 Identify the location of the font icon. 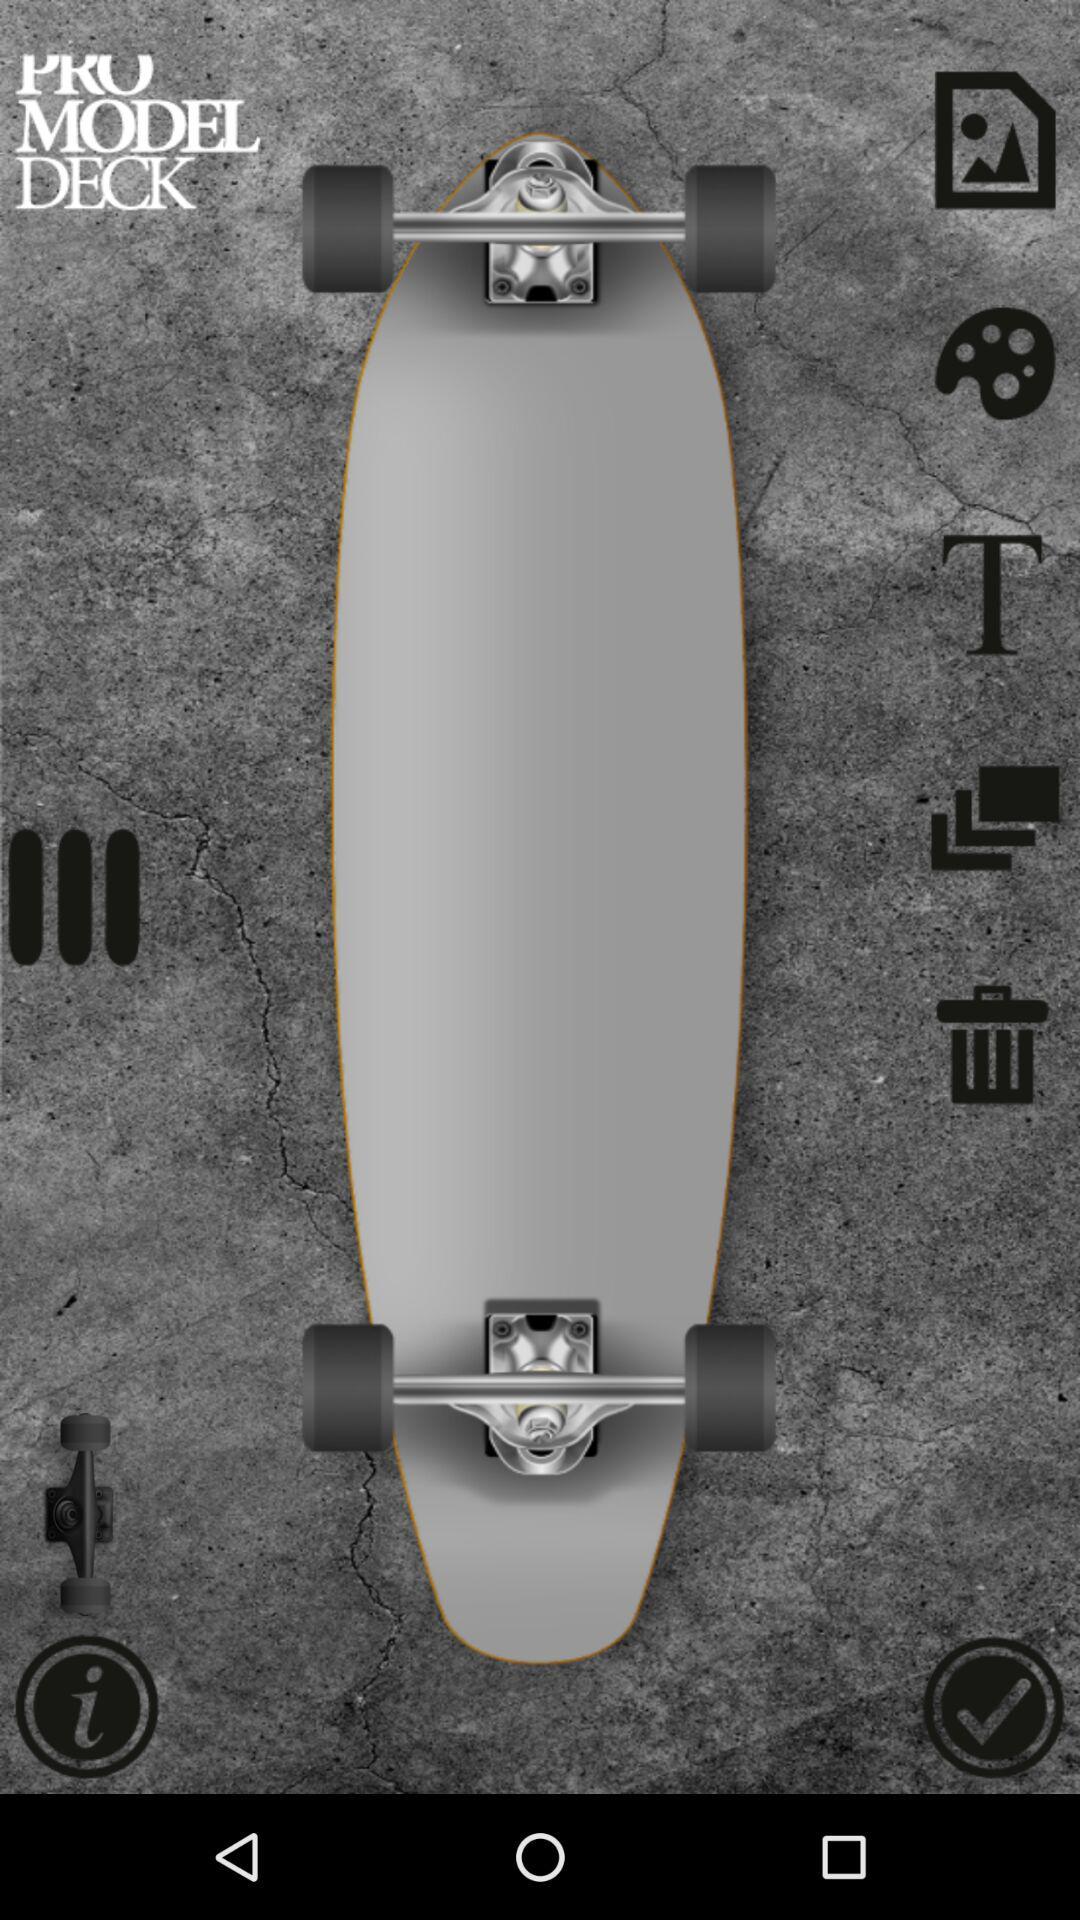
(992, 635).